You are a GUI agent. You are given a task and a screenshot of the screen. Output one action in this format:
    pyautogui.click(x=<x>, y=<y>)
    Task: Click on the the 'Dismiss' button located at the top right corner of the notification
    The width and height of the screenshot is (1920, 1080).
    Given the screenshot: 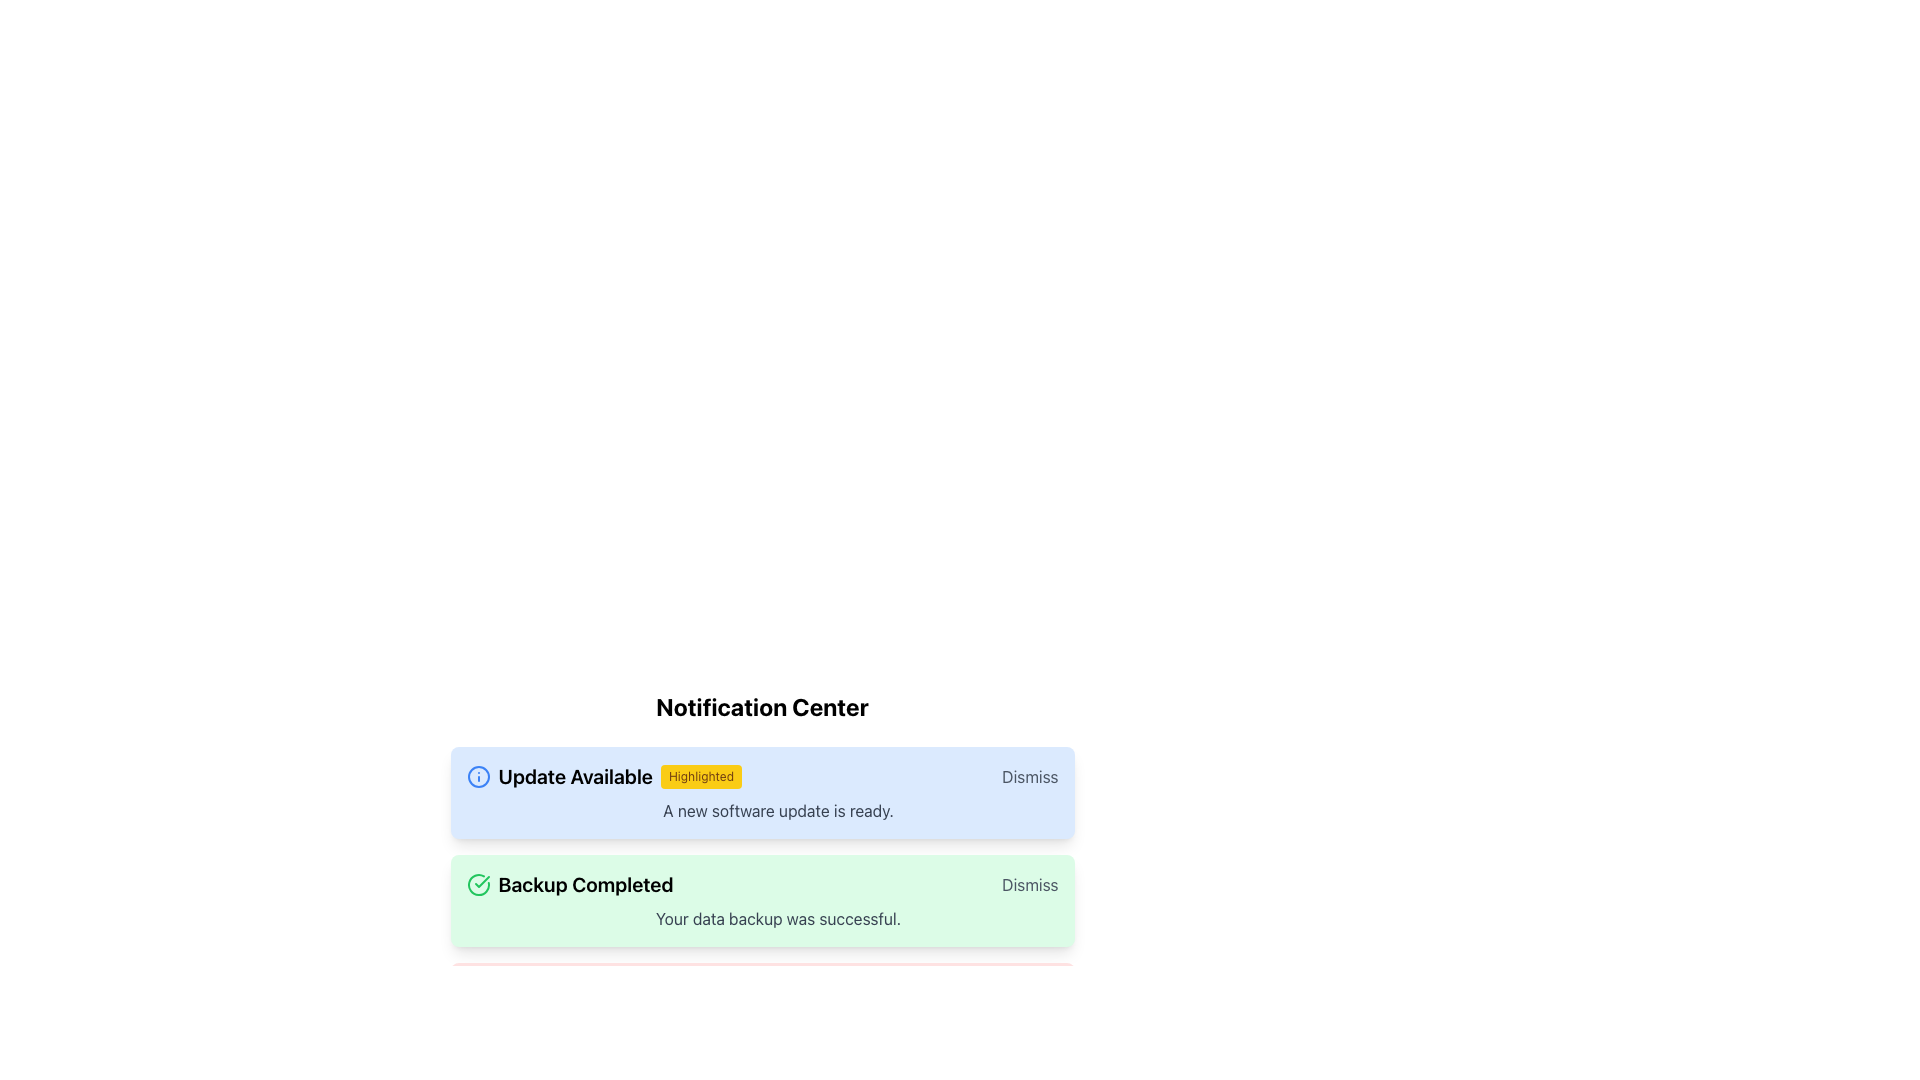 What is the action you would take?
    pyautogui.click(x=1030, y=883)
    